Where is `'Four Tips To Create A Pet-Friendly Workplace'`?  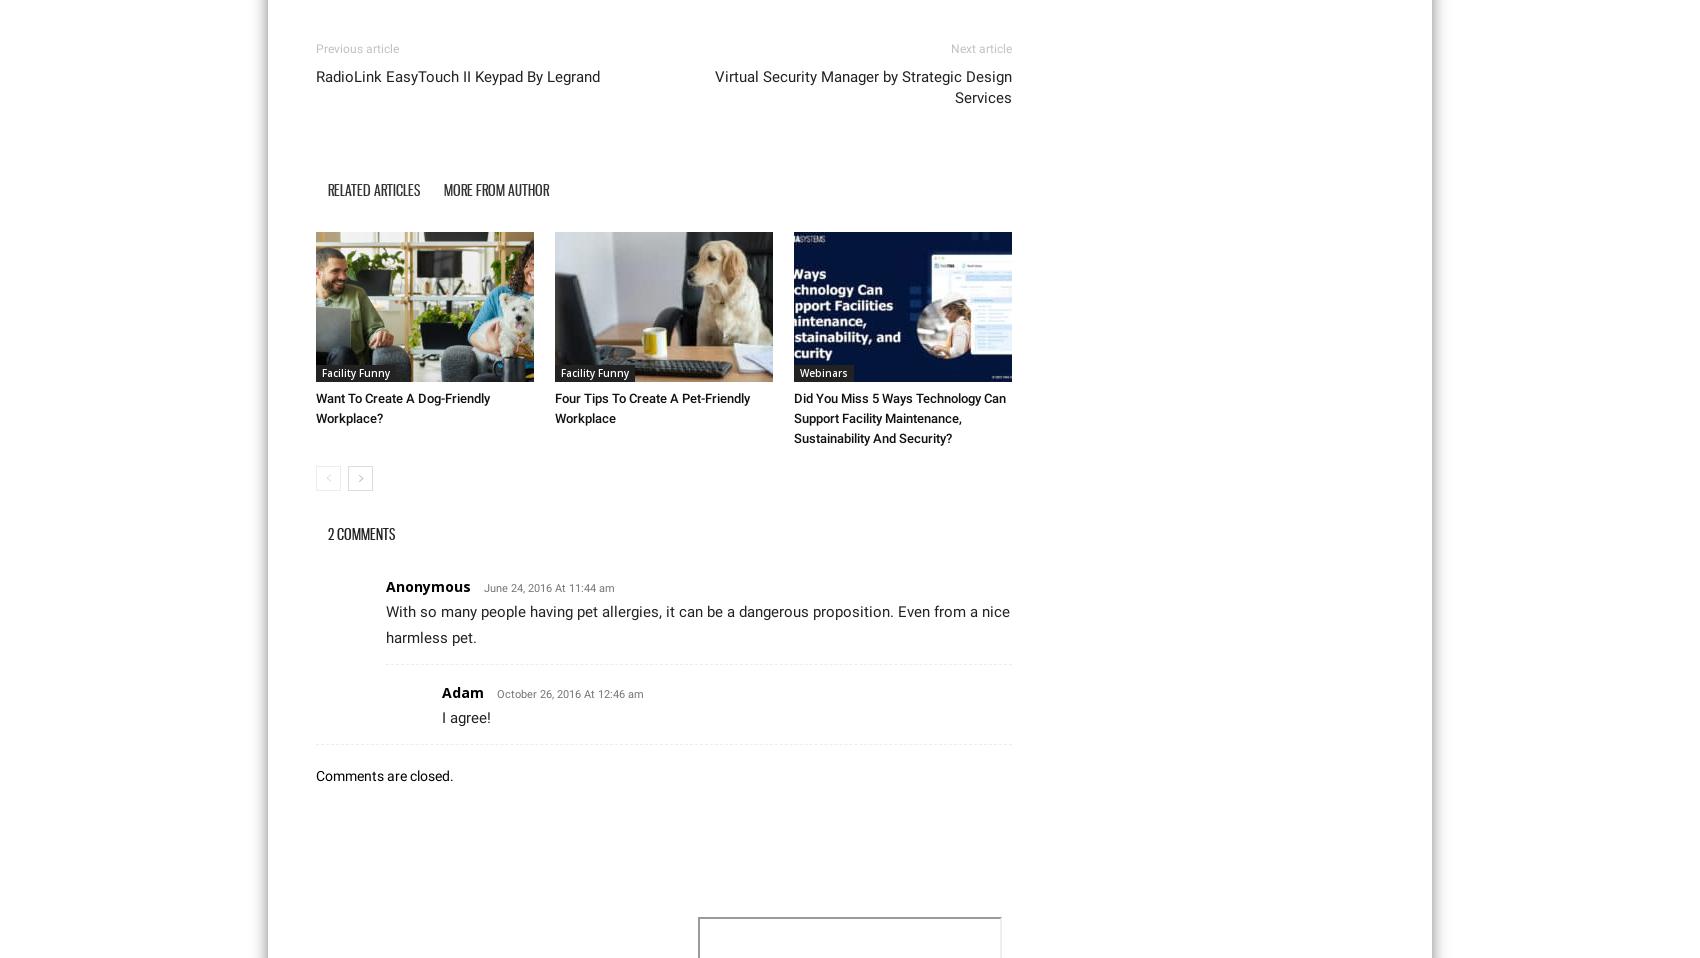 'Four Tips To Create A Pet-Friendly Workplace' is located at coordinates (652, 407).